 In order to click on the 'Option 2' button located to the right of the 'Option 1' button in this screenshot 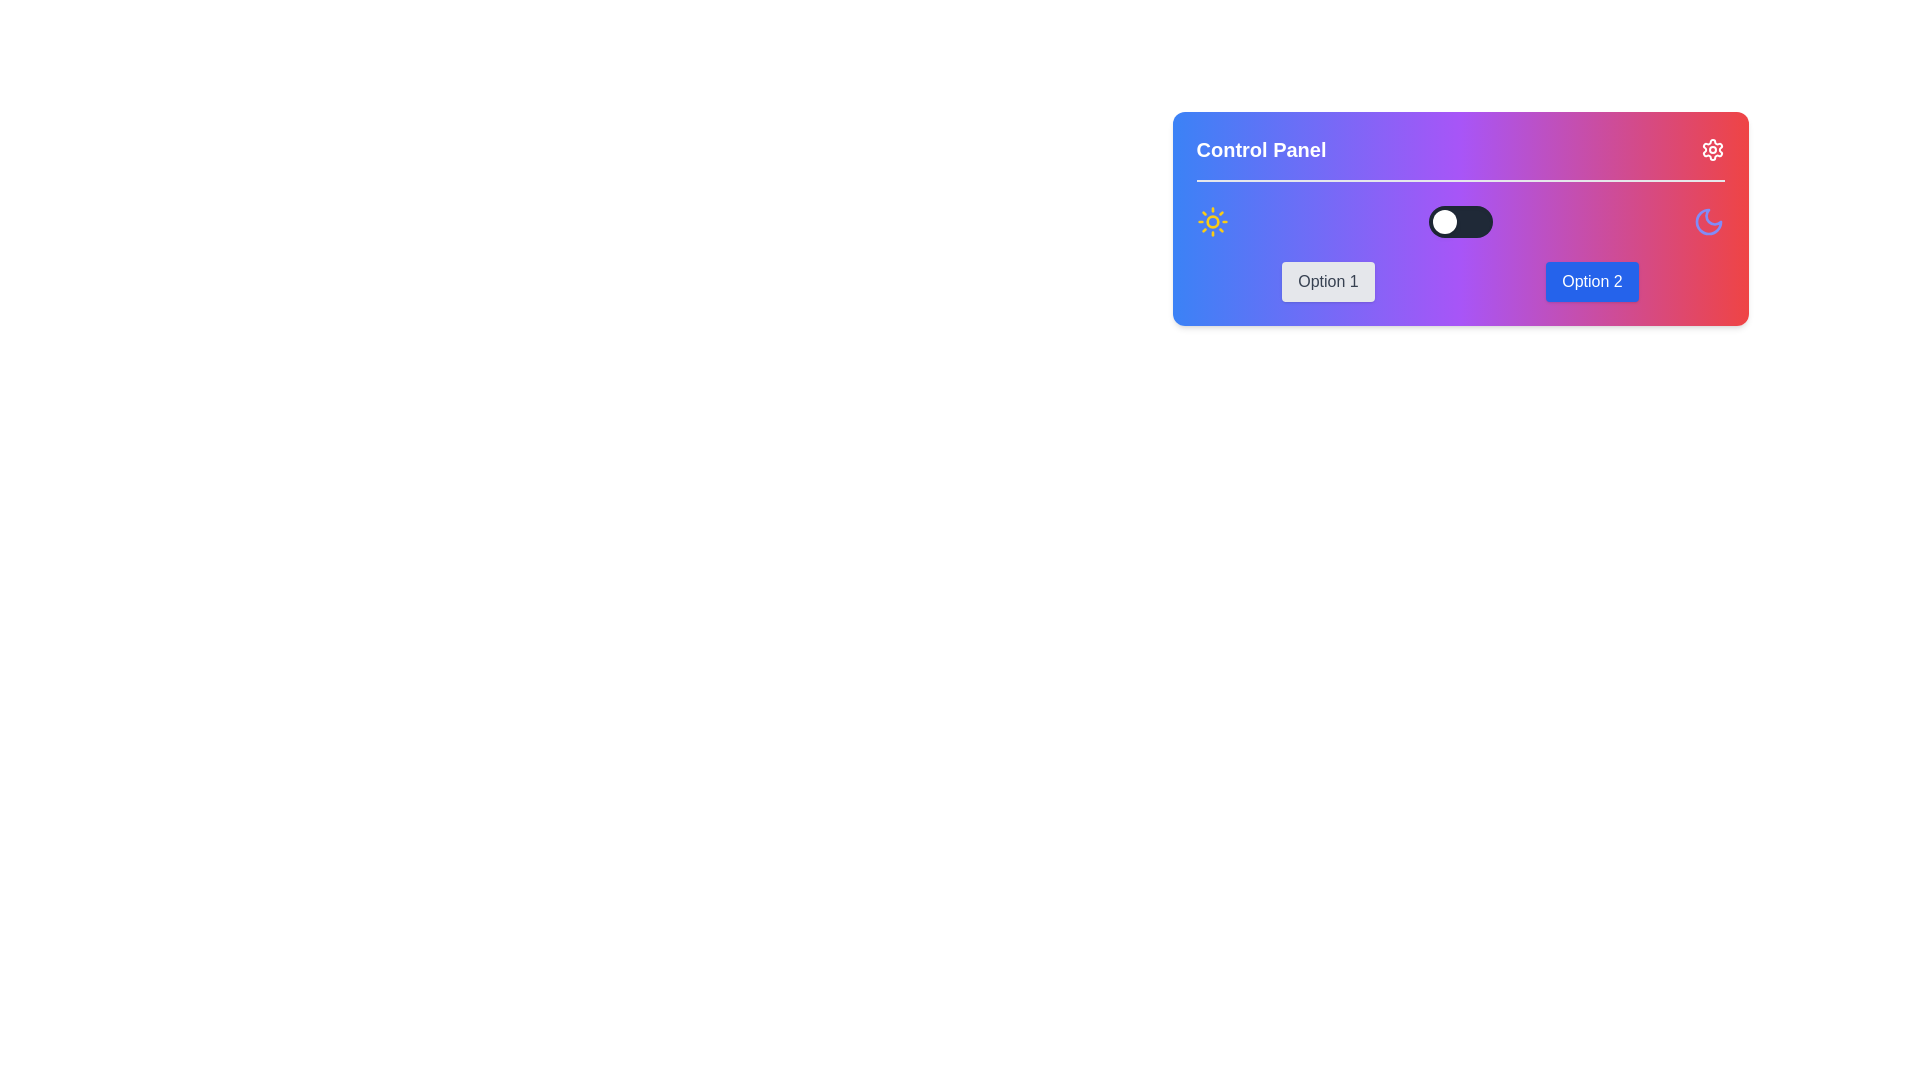, I will do `click(1591, 281)`.